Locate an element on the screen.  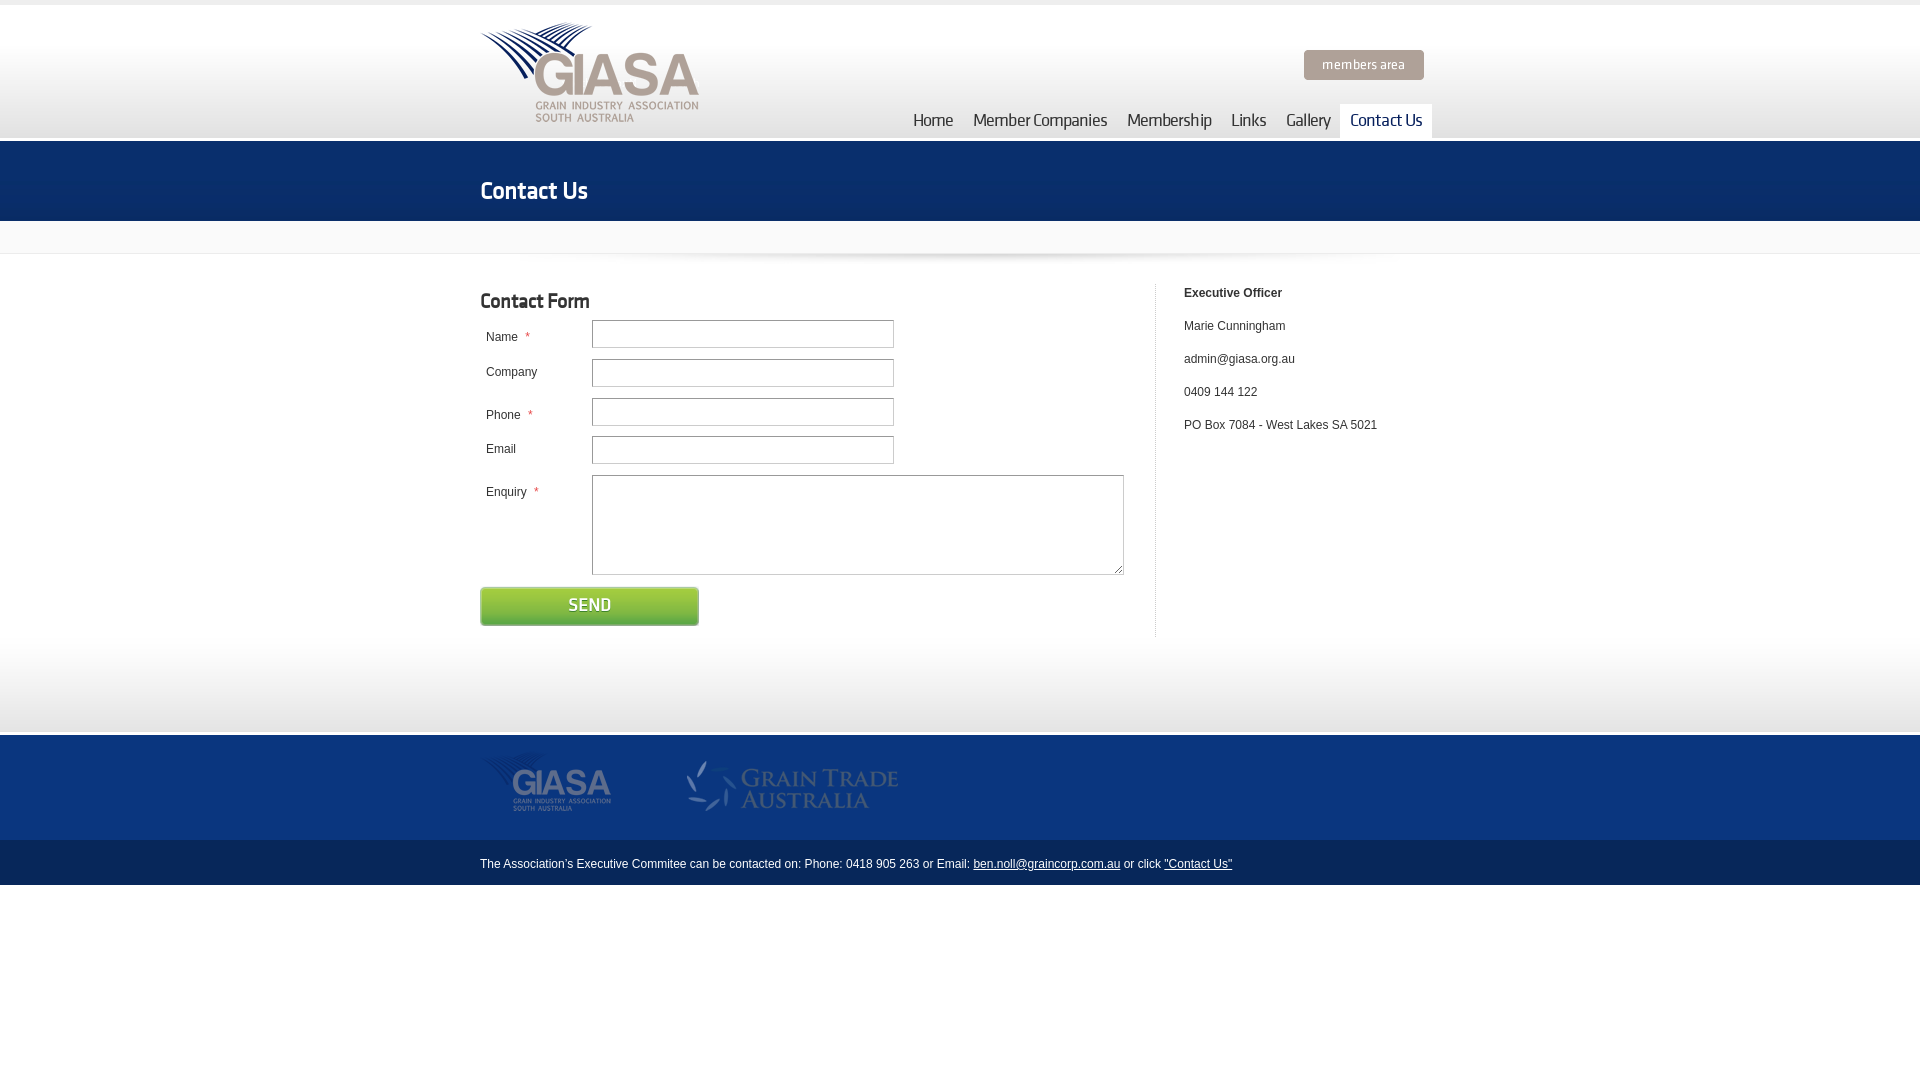
'Members Area' is located at coordinates (1362, 64).